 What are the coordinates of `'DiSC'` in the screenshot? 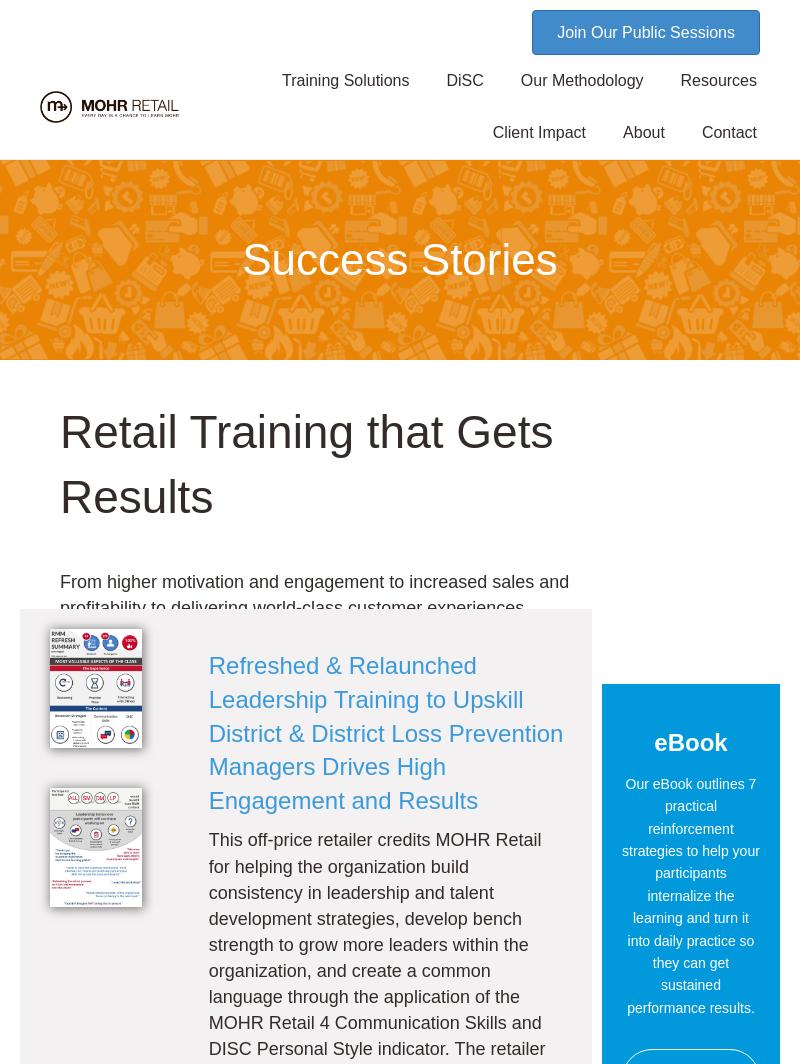 It's located at (463, 80).